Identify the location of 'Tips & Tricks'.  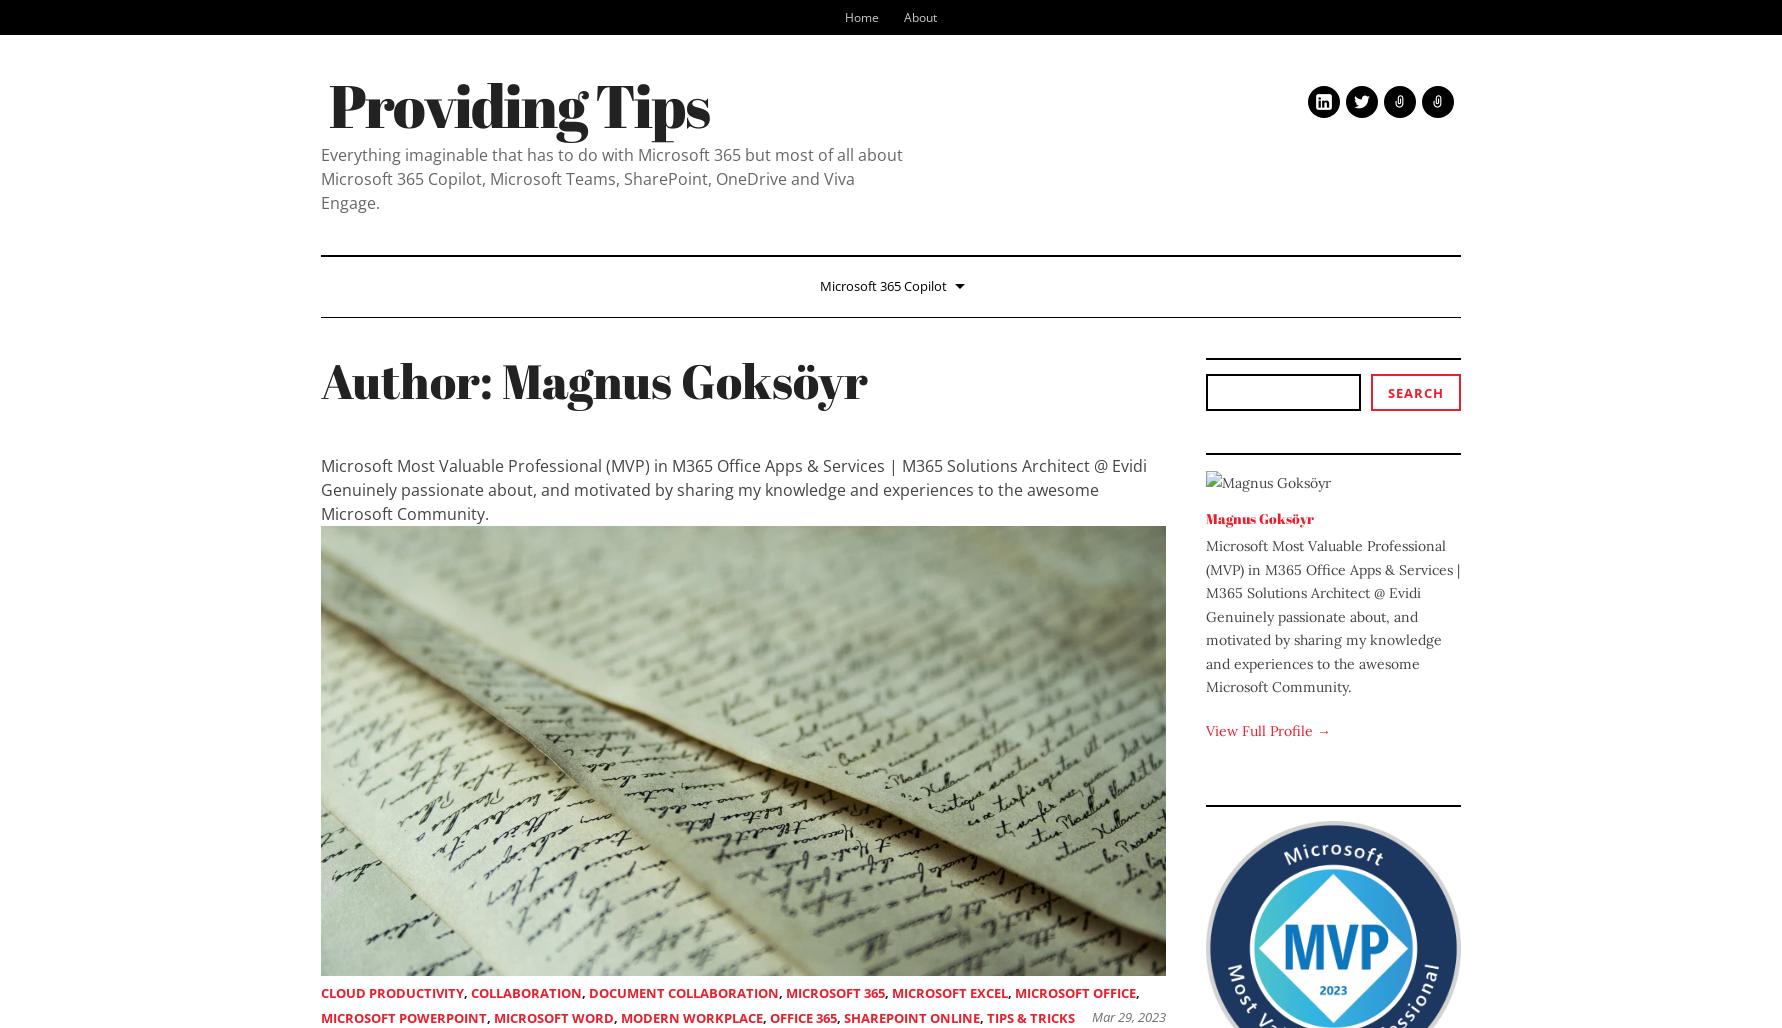
(986, 1017).